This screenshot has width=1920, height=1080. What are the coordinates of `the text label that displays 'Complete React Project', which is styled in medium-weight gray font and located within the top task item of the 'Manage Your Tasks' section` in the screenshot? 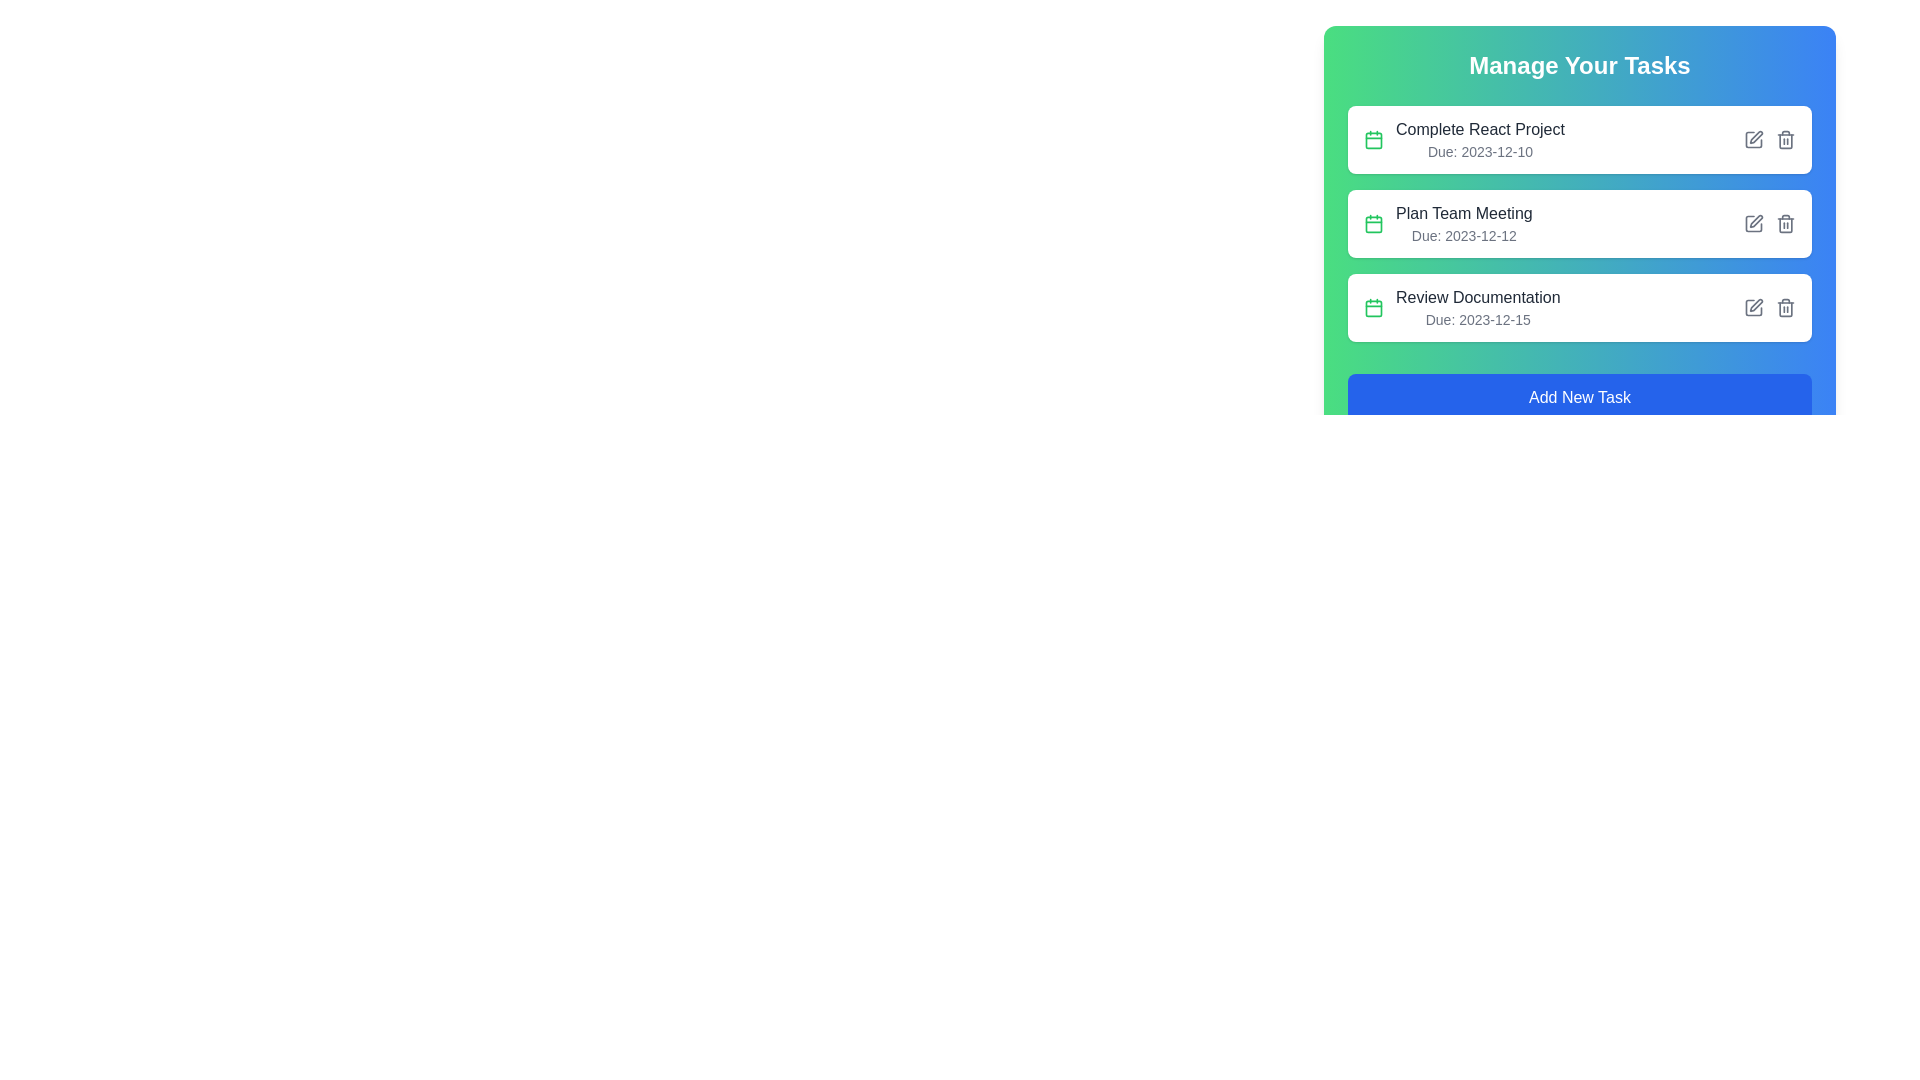 It's located at (1480, 130).